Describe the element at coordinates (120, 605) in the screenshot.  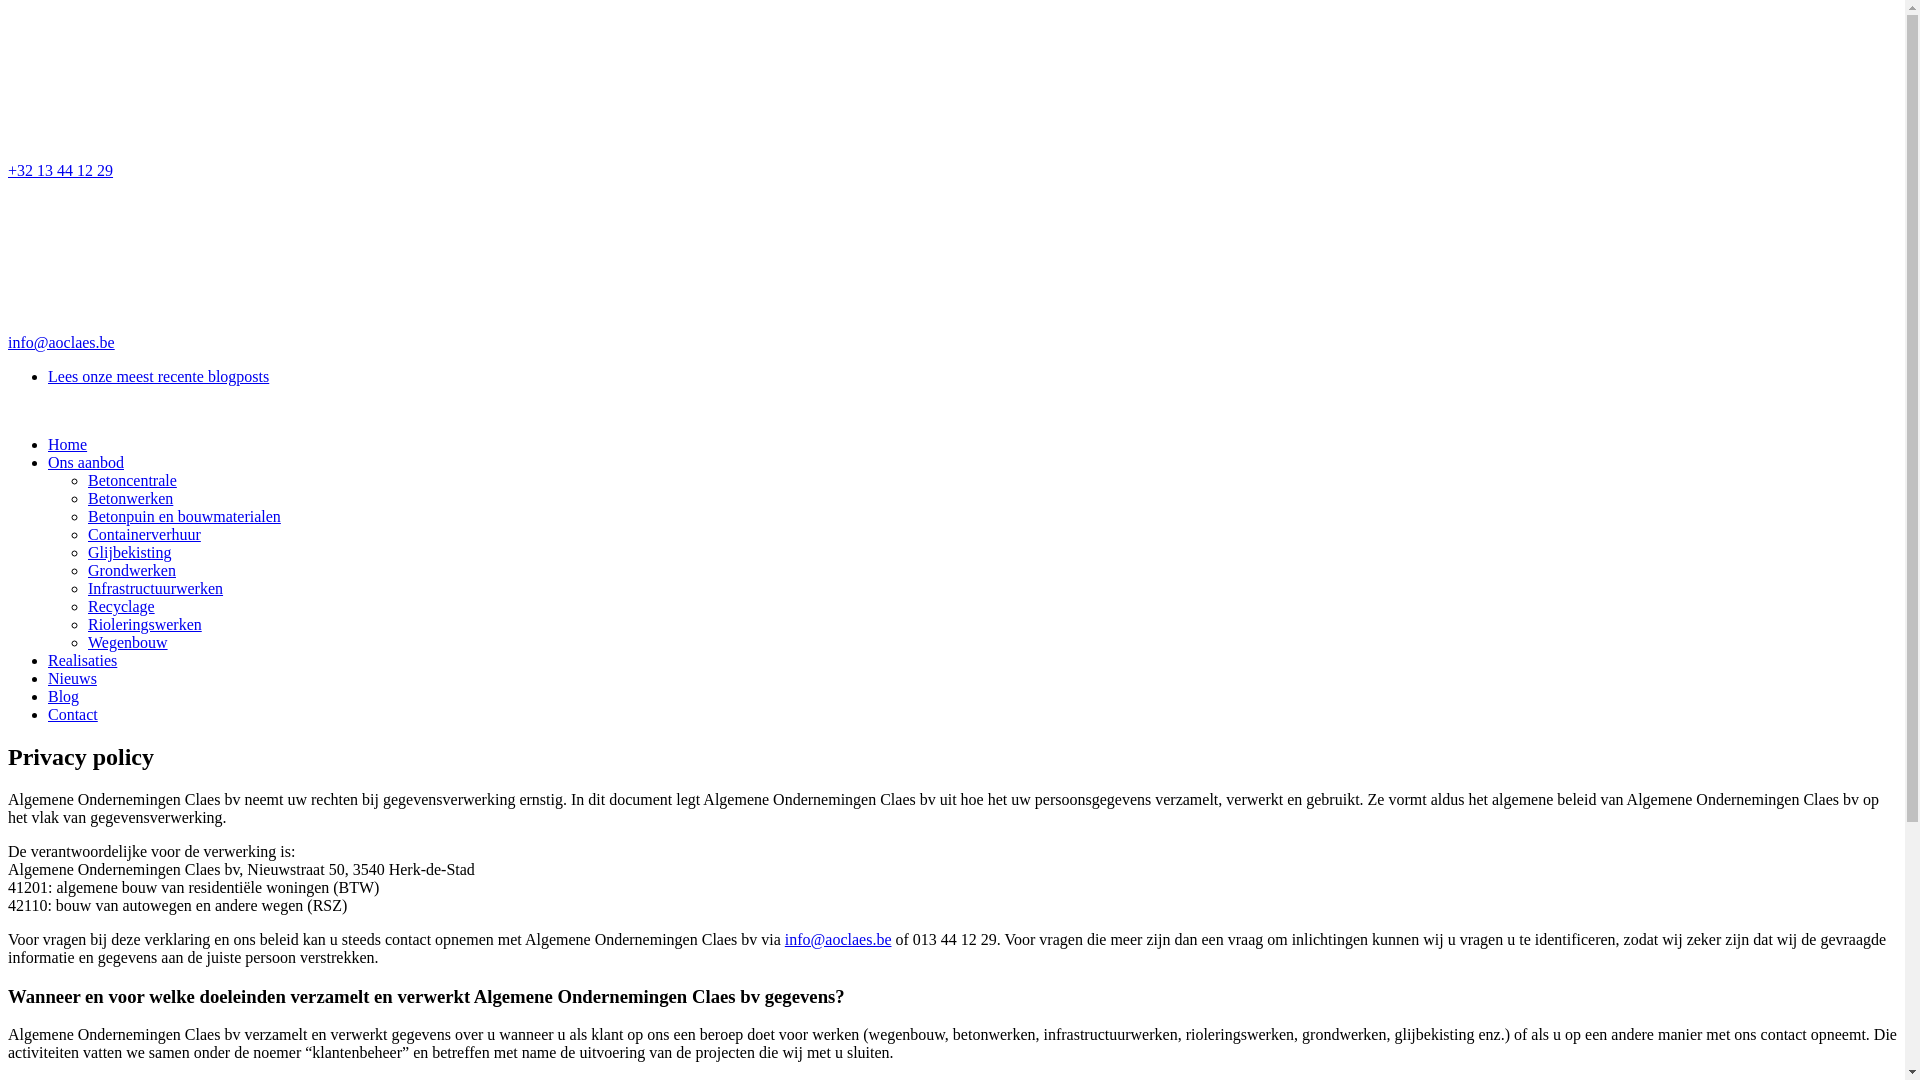
I see `'Recyclage'` at that location.